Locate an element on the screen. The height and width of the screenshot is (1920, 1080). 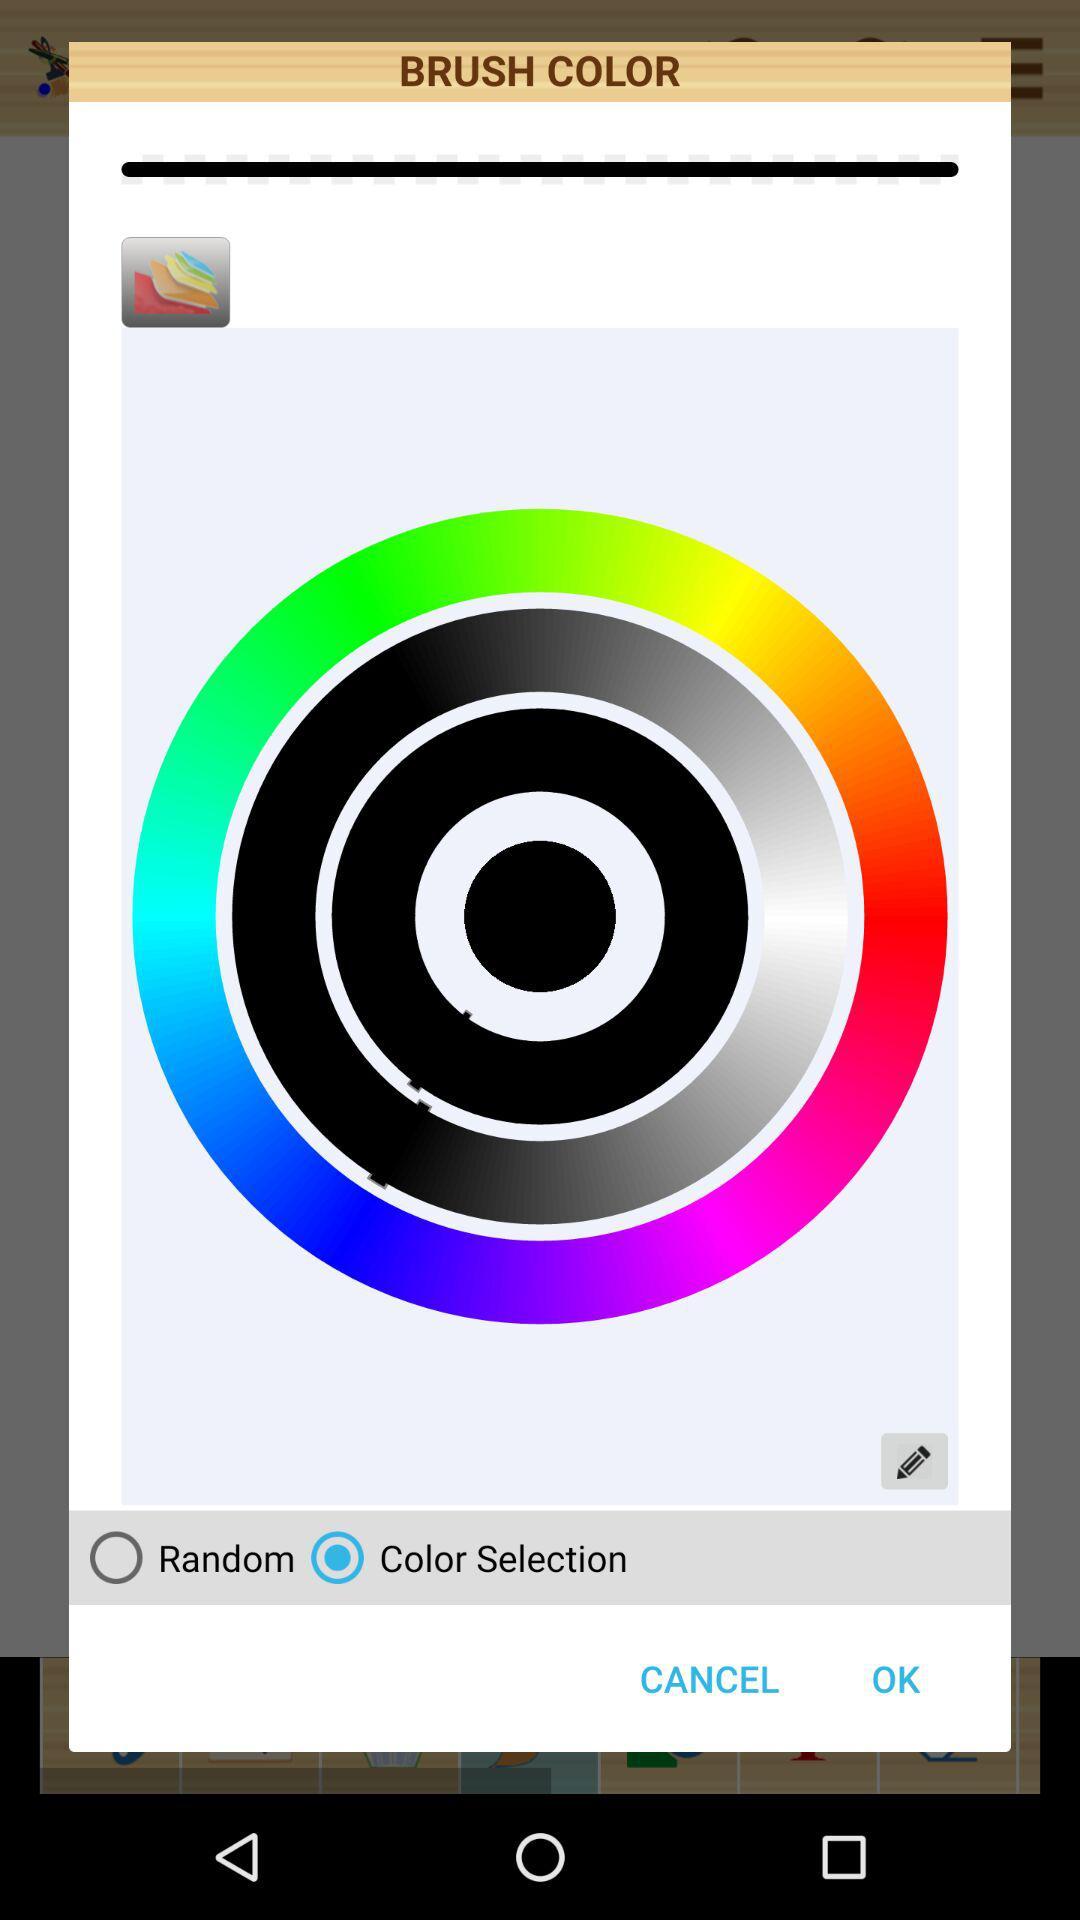
the random is located at coordinates (184, 1556).